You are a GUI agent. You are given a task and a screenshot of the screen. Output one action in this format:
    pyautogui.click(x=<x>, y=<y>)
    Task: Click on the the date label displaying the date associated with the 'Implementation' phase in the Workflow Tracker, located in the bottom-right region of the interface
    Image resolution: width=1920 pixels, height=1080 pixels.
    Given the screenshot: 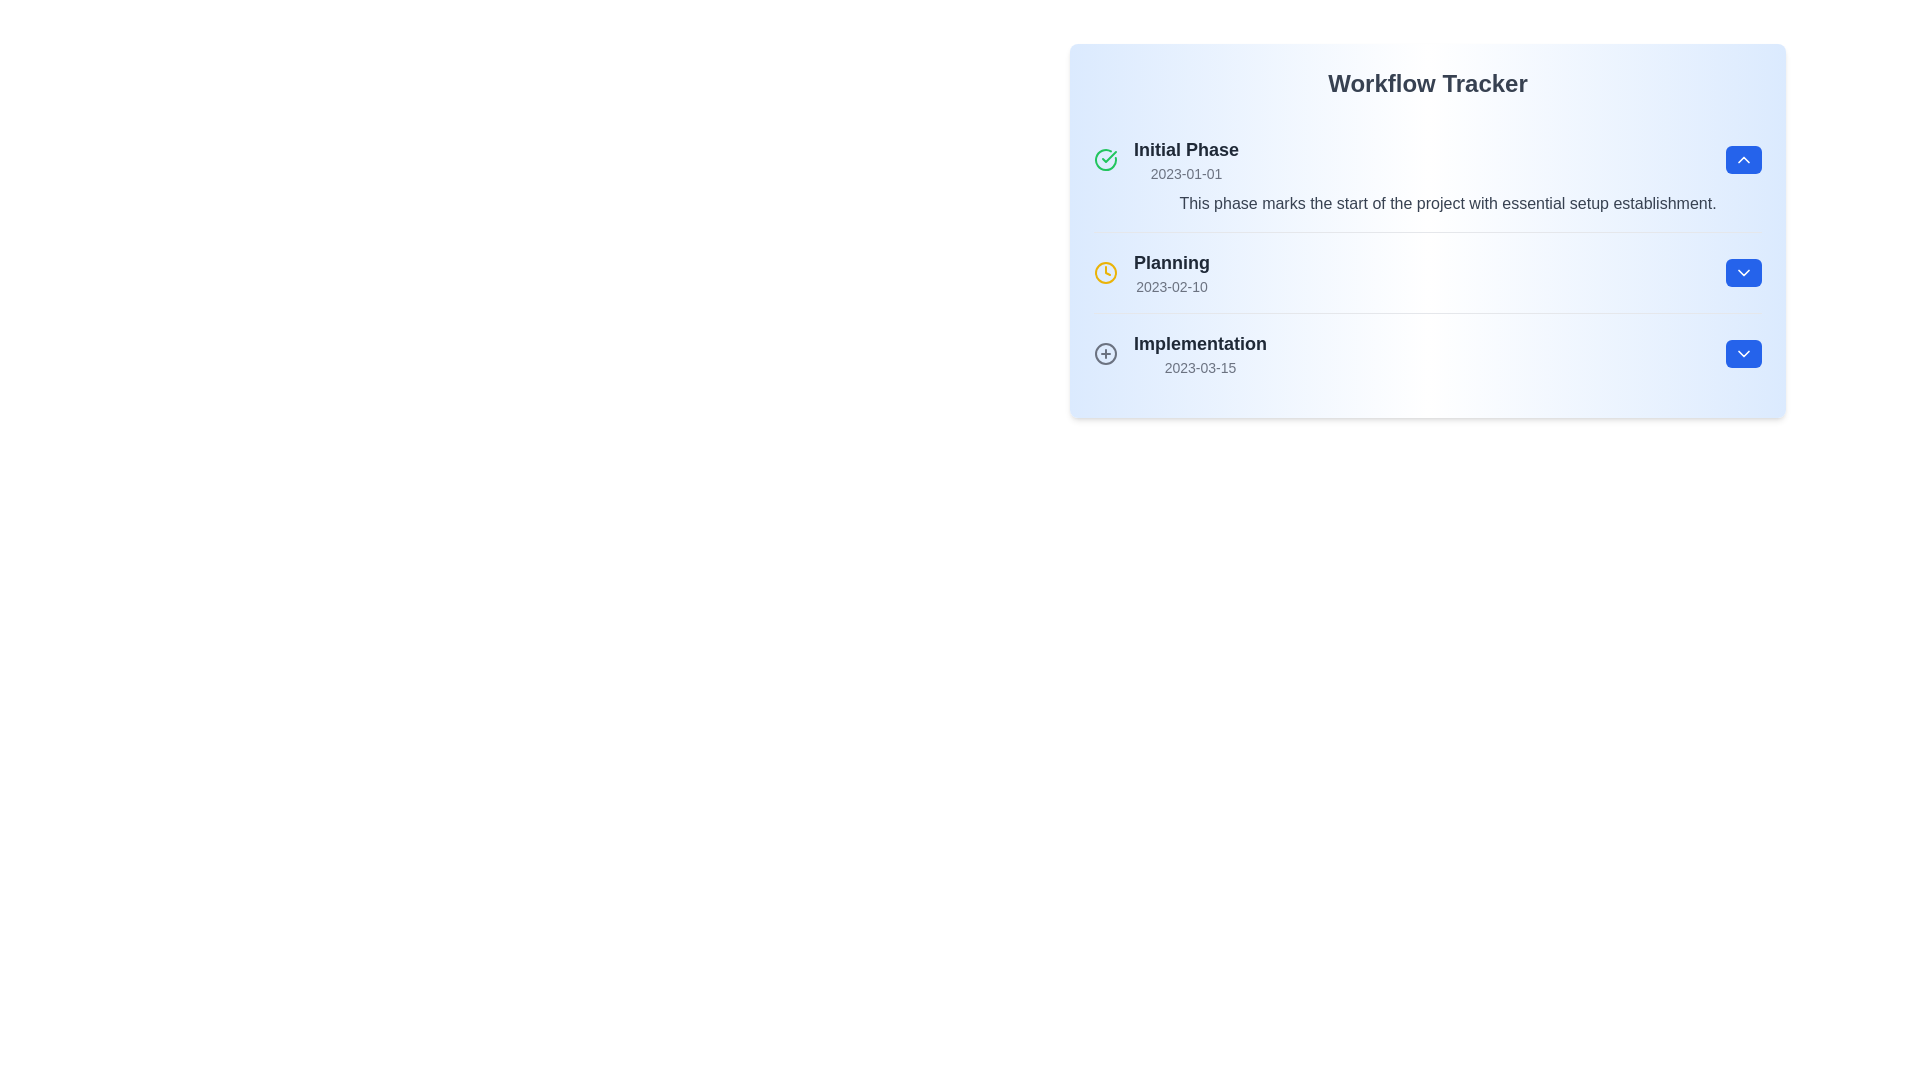 What is the action you would take?
    pyautogui.click(x=1200, y=367)
    